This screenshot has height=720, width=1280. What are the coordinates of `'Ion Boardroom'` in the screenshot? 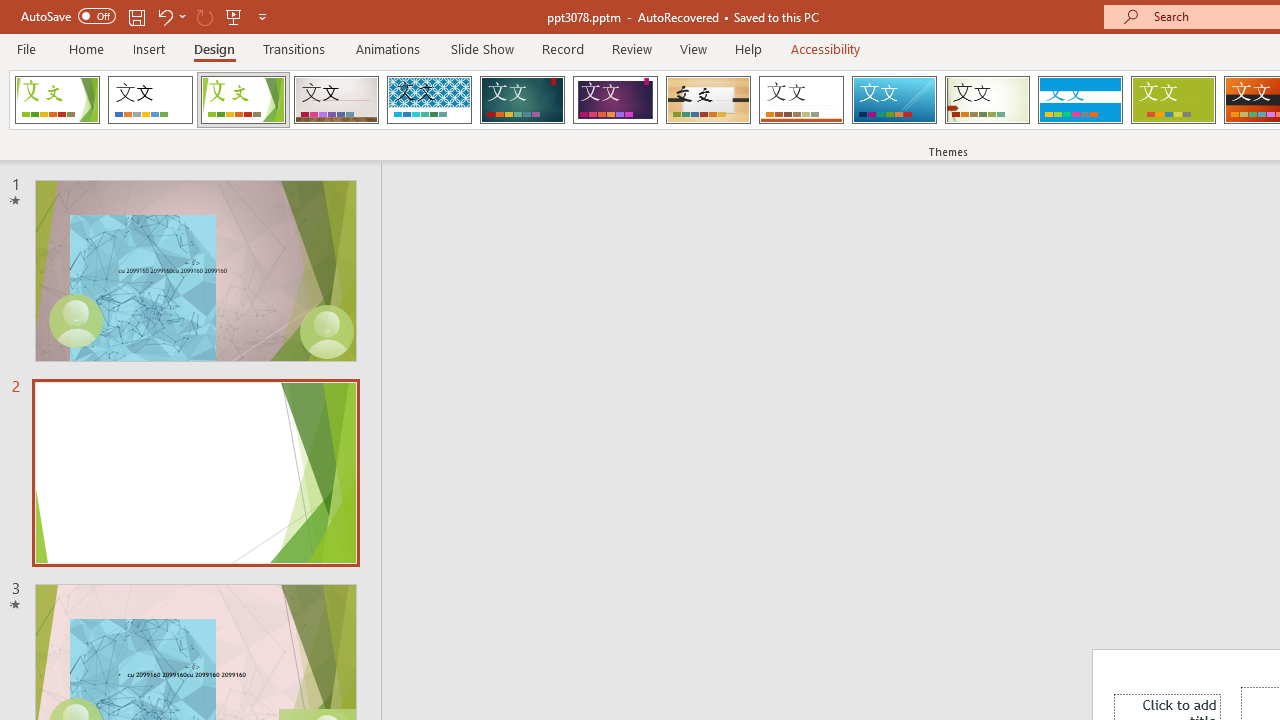 It's located at (614, 100).